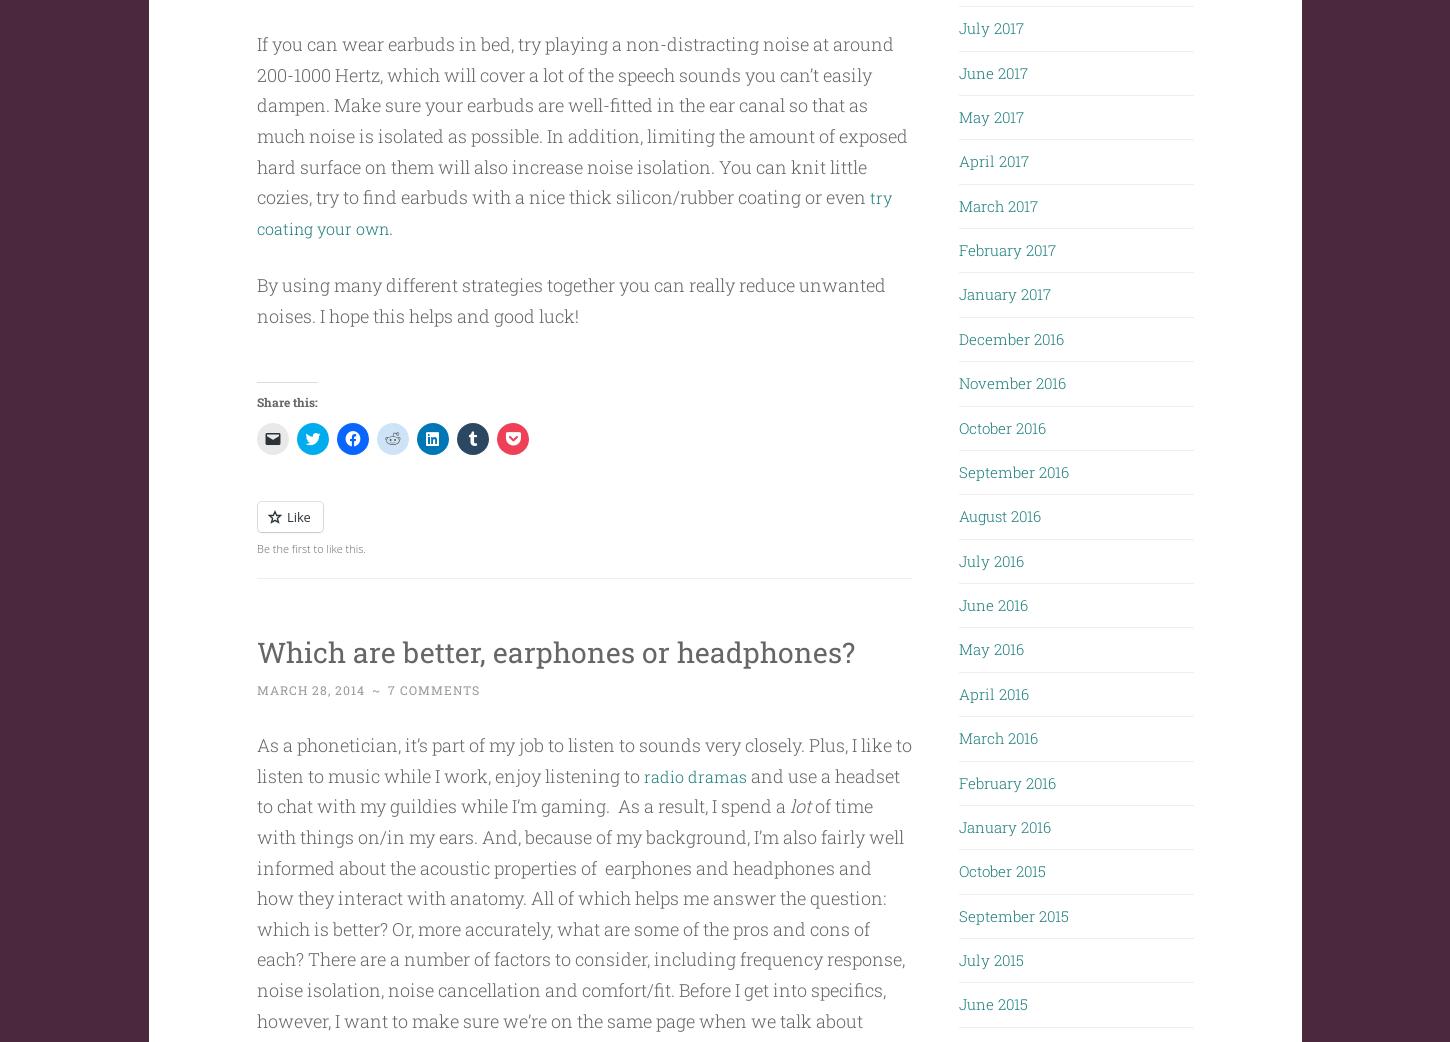 The height and width of the screenshot is (1042, 1450). Describe the element at coordinates (991, 112) in the screenshot. I see `'May 2017'` at that location.